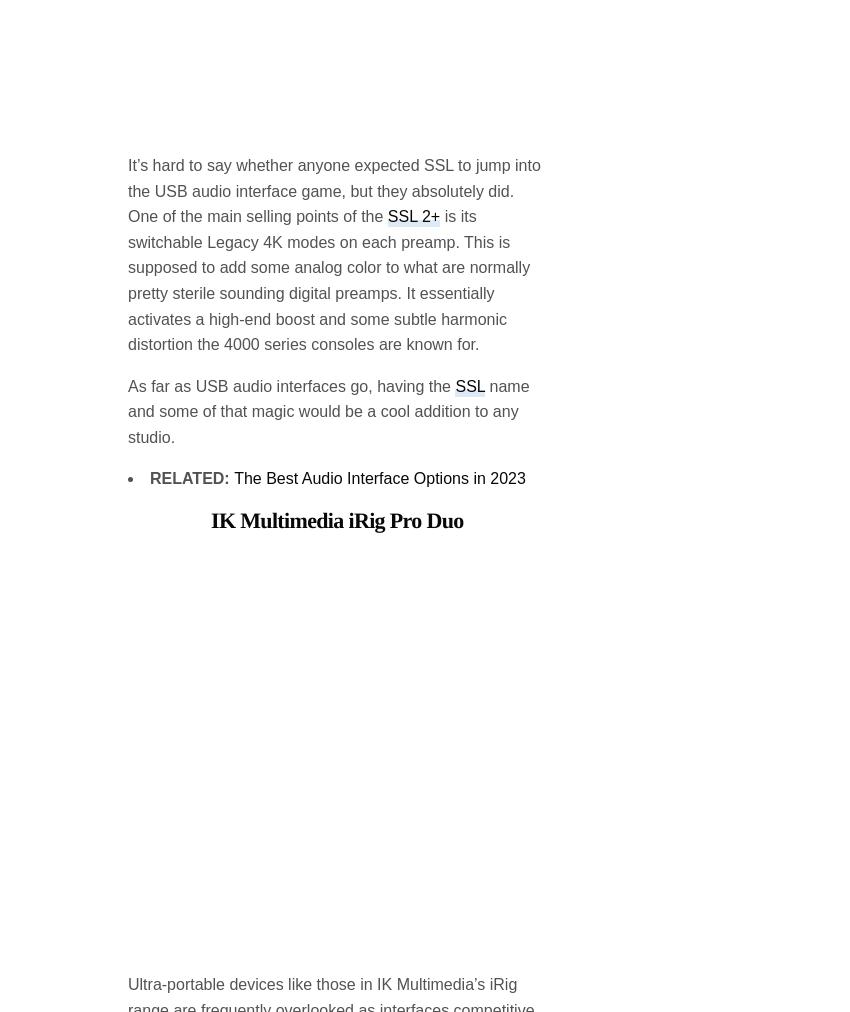 The height and width of the screenshot is (1012, 850). I want to click on 'SSL', so click(469, 224).